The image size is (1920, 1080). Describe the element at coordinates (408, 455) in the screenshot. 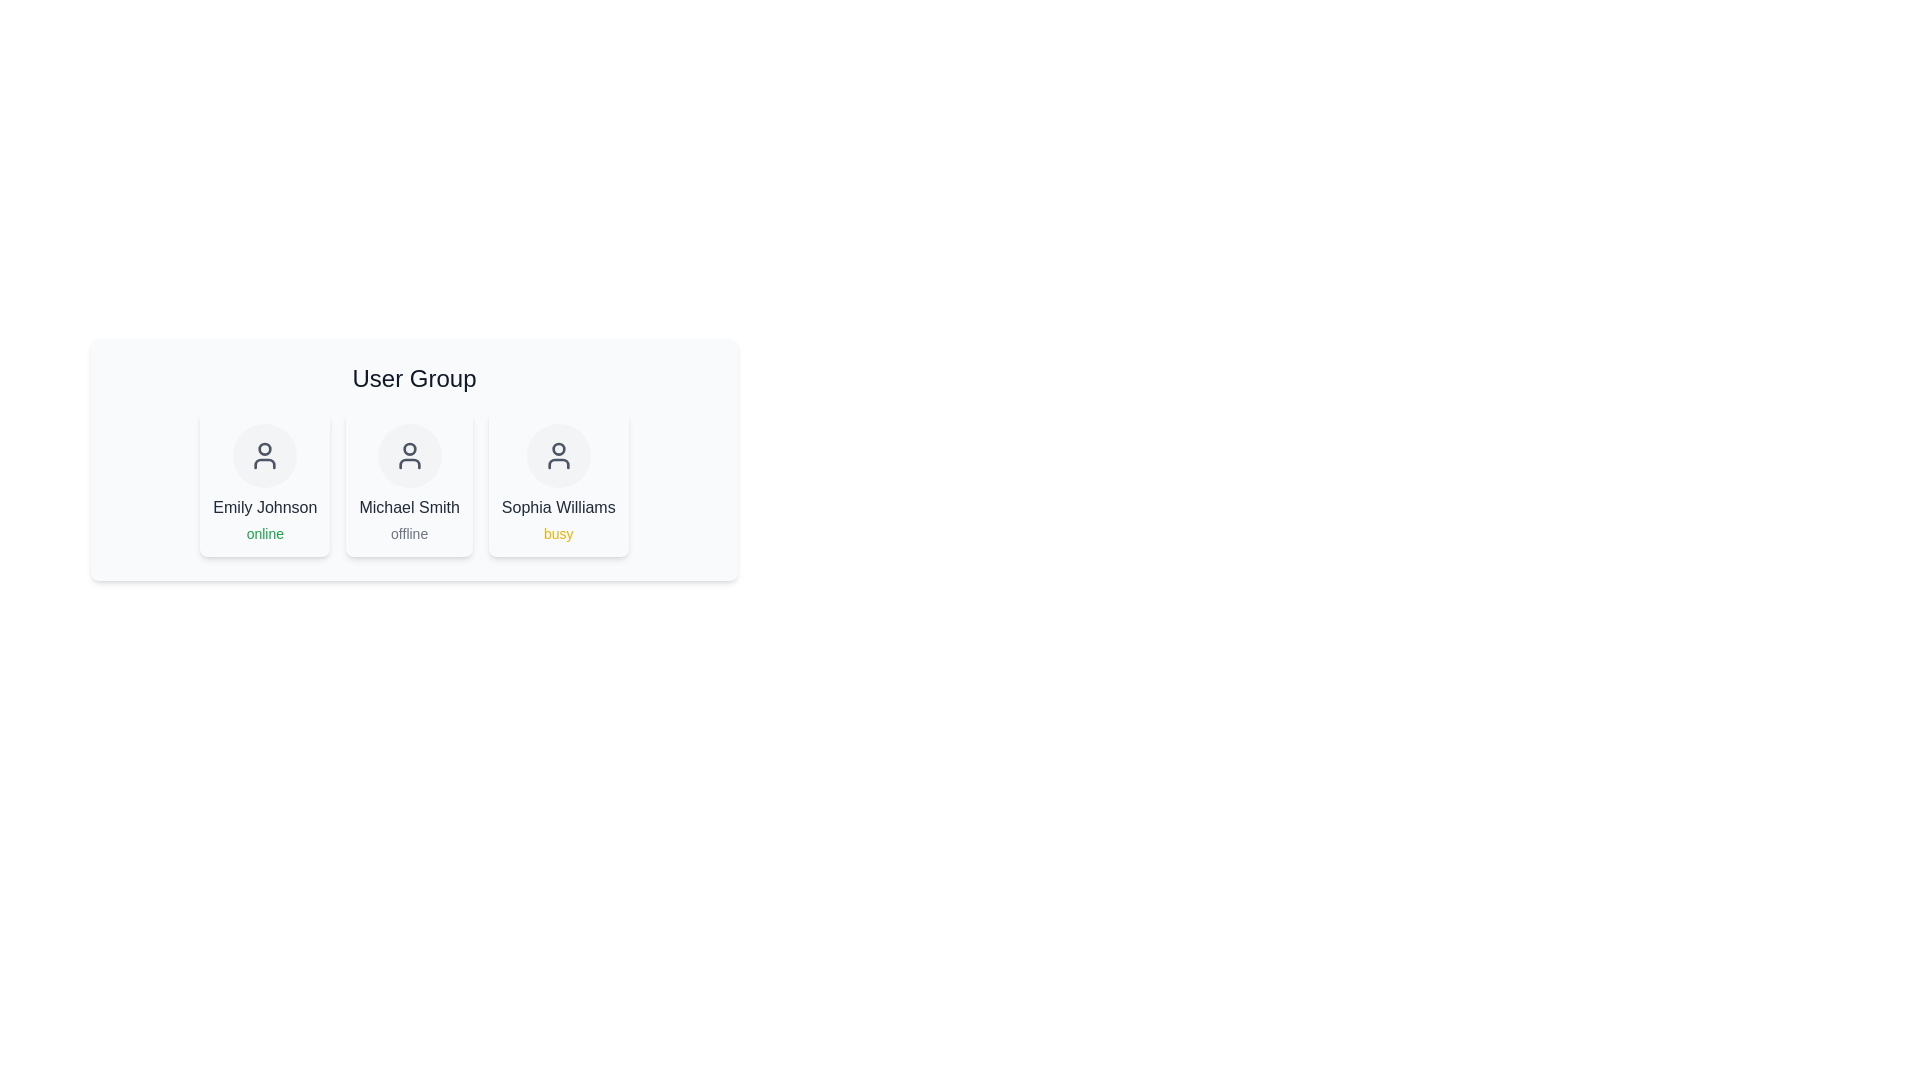

I see `the user profile icon representing 'Michael Smith', which is a circular outline with a head and shoulders inside, centrally aligned within the user card` at that location.